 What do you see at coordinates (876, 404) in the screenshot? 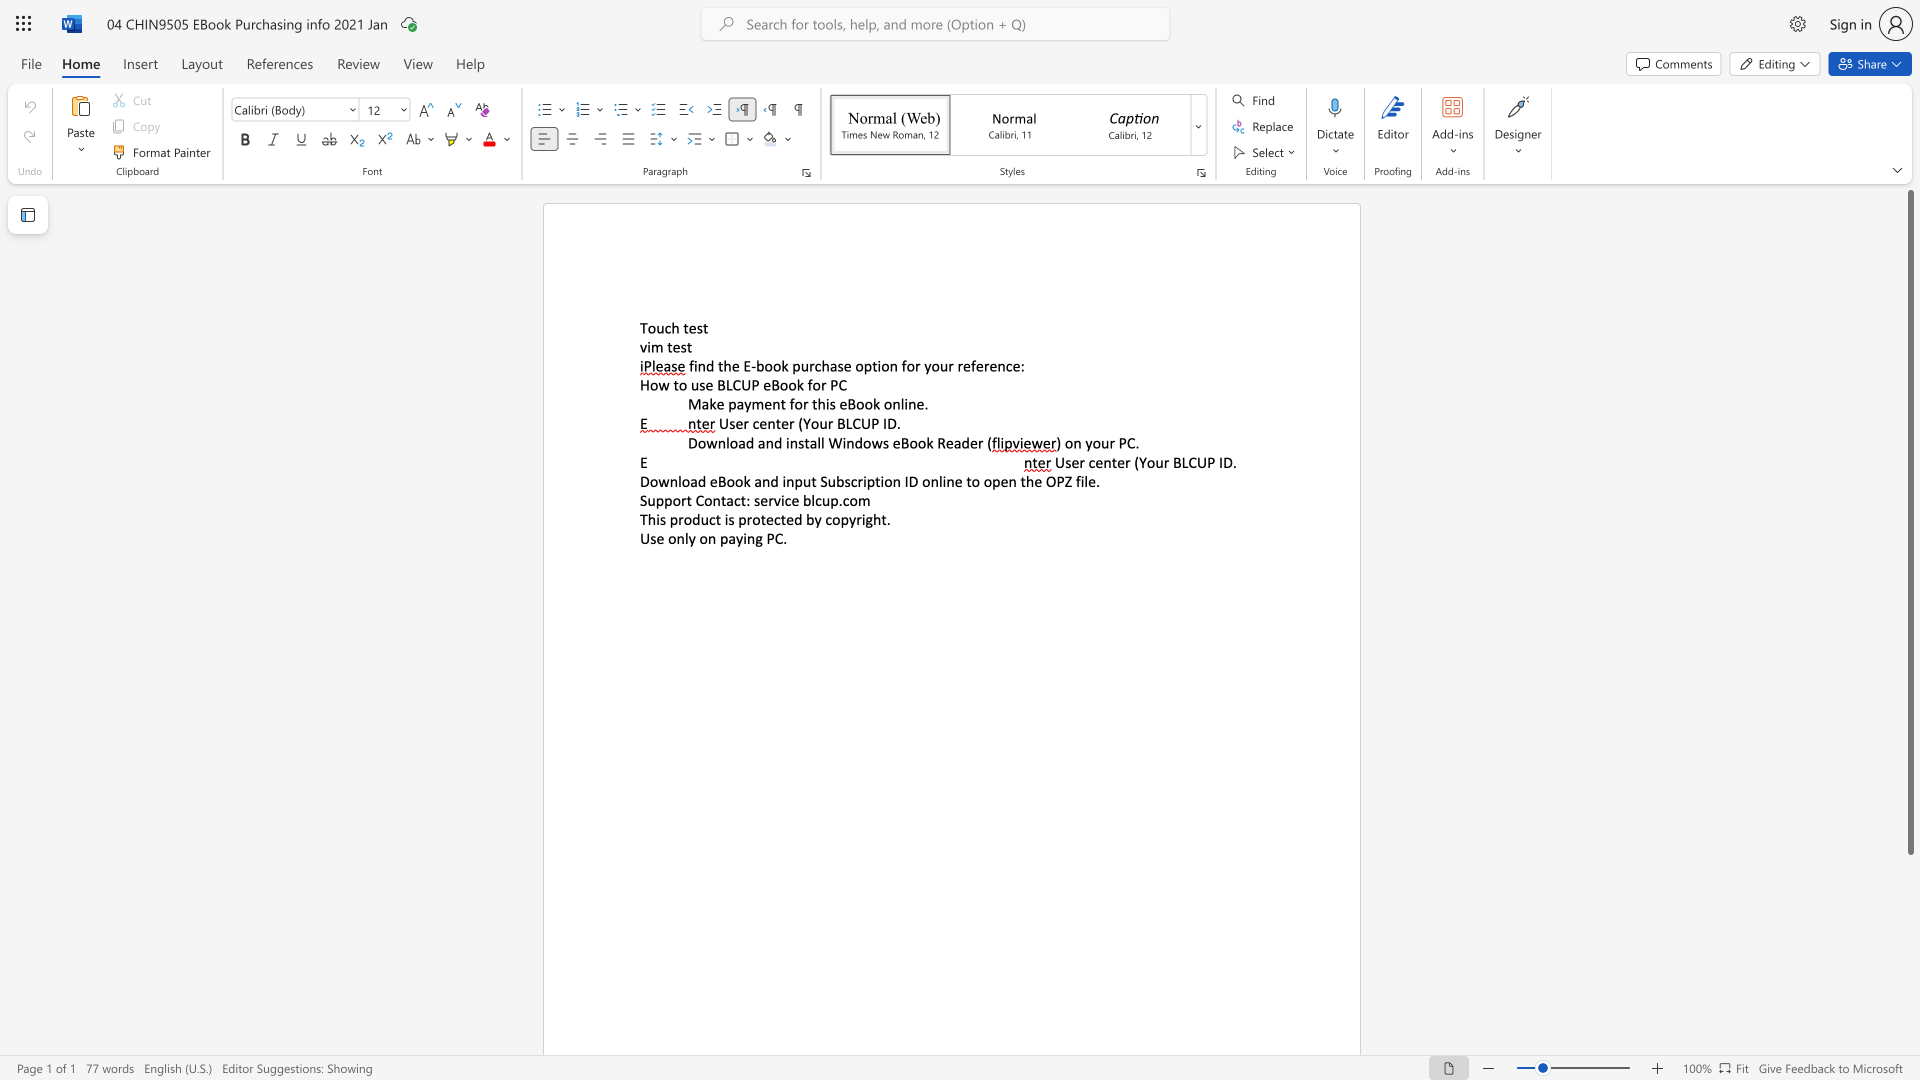
I see `the 2th character "k" in the text` at bounding box center [876, 404].